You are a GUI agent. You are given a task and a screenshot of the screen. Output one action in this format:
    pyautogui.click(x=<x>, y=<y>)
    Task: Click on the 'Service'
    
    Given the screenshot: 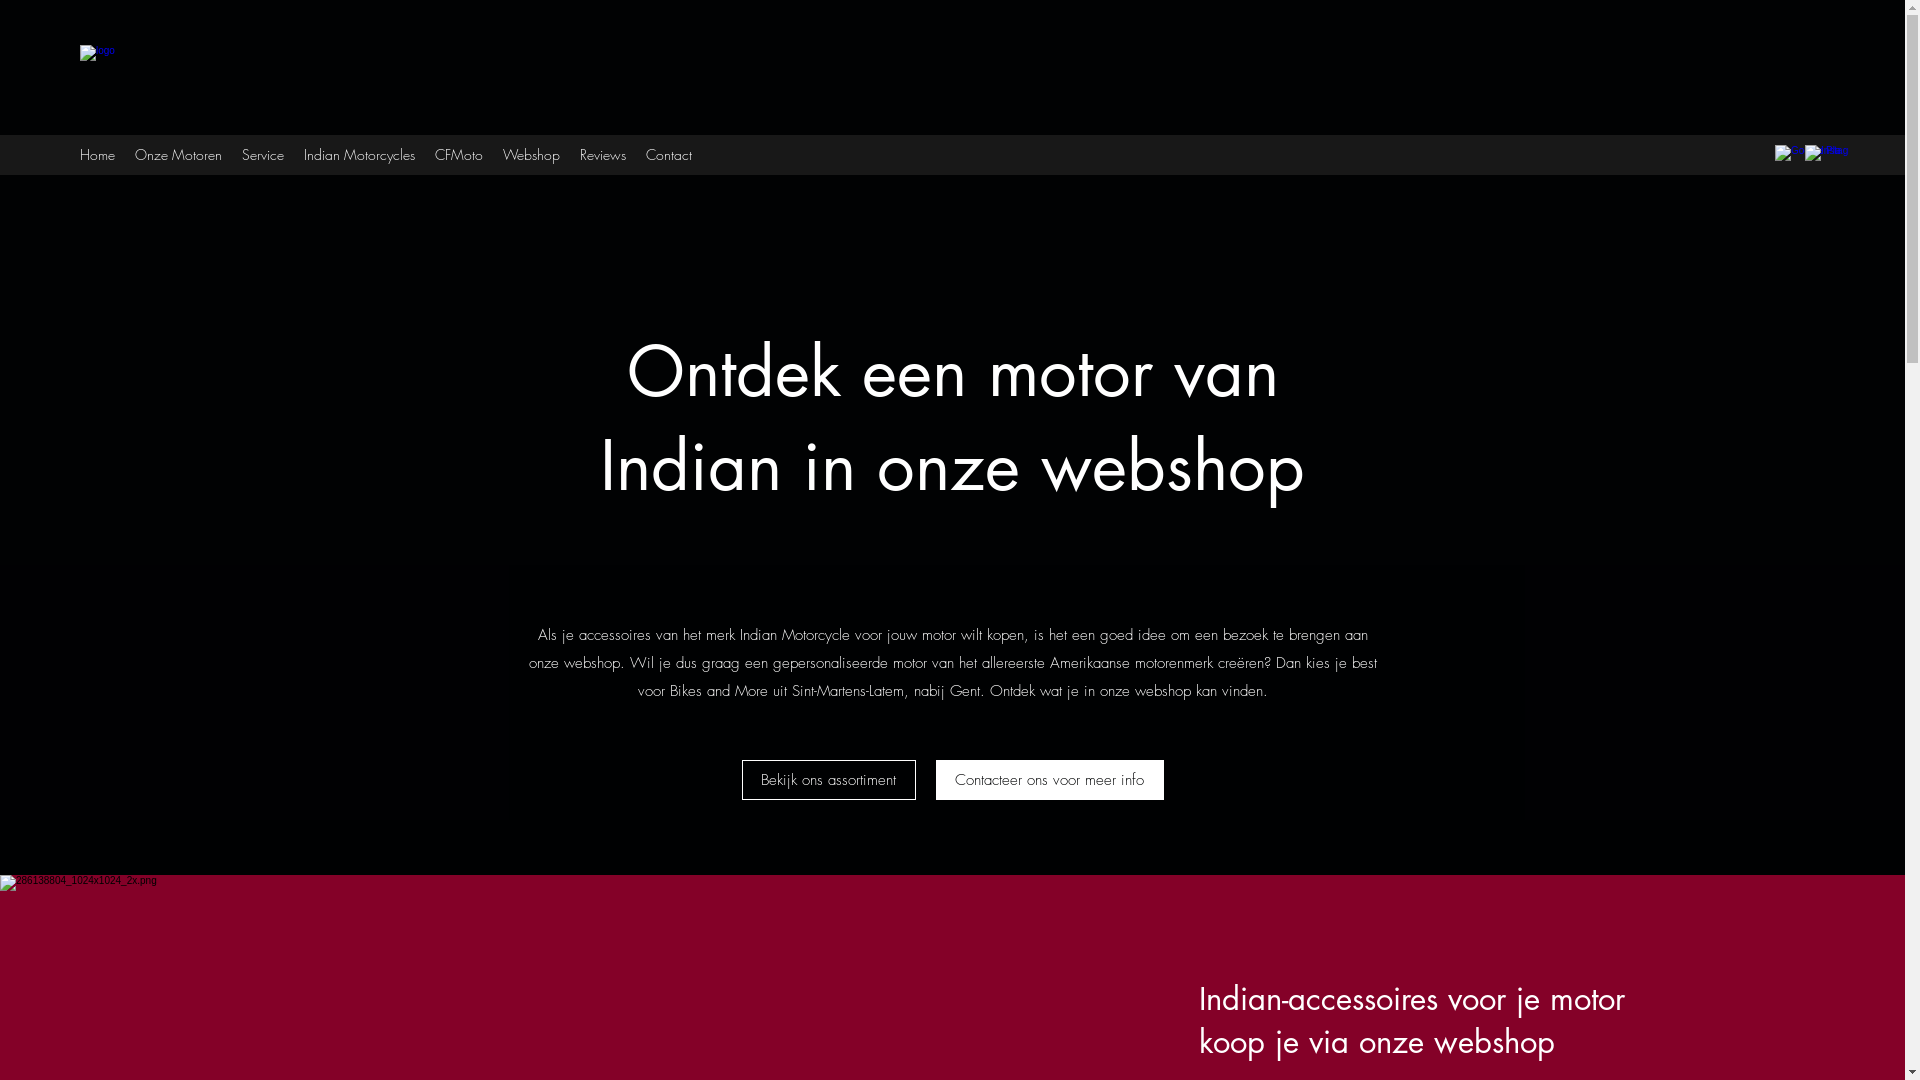 What is the action you would take?
    pyautogui.click(x=262, y=153)
    